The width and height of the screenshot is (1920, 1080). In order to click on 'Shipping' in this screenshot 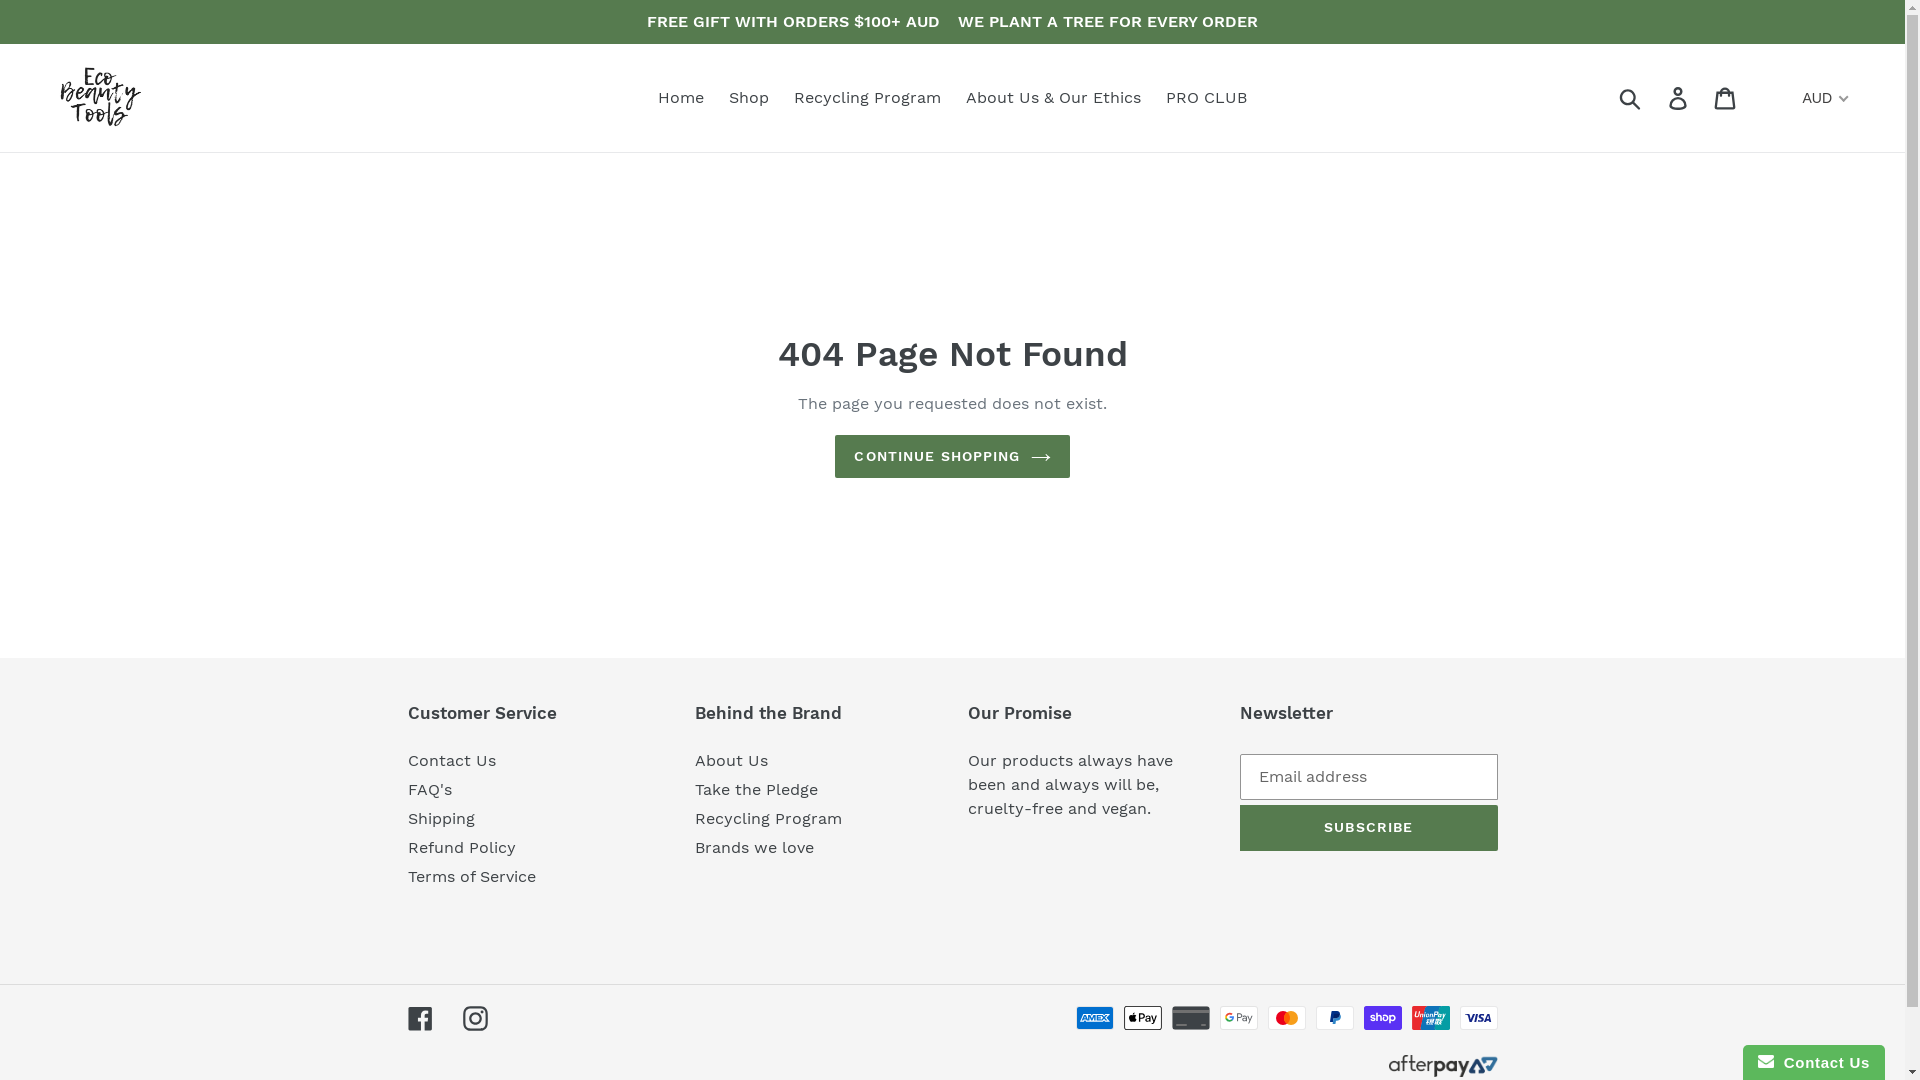, I will do `click(440, 818)`.